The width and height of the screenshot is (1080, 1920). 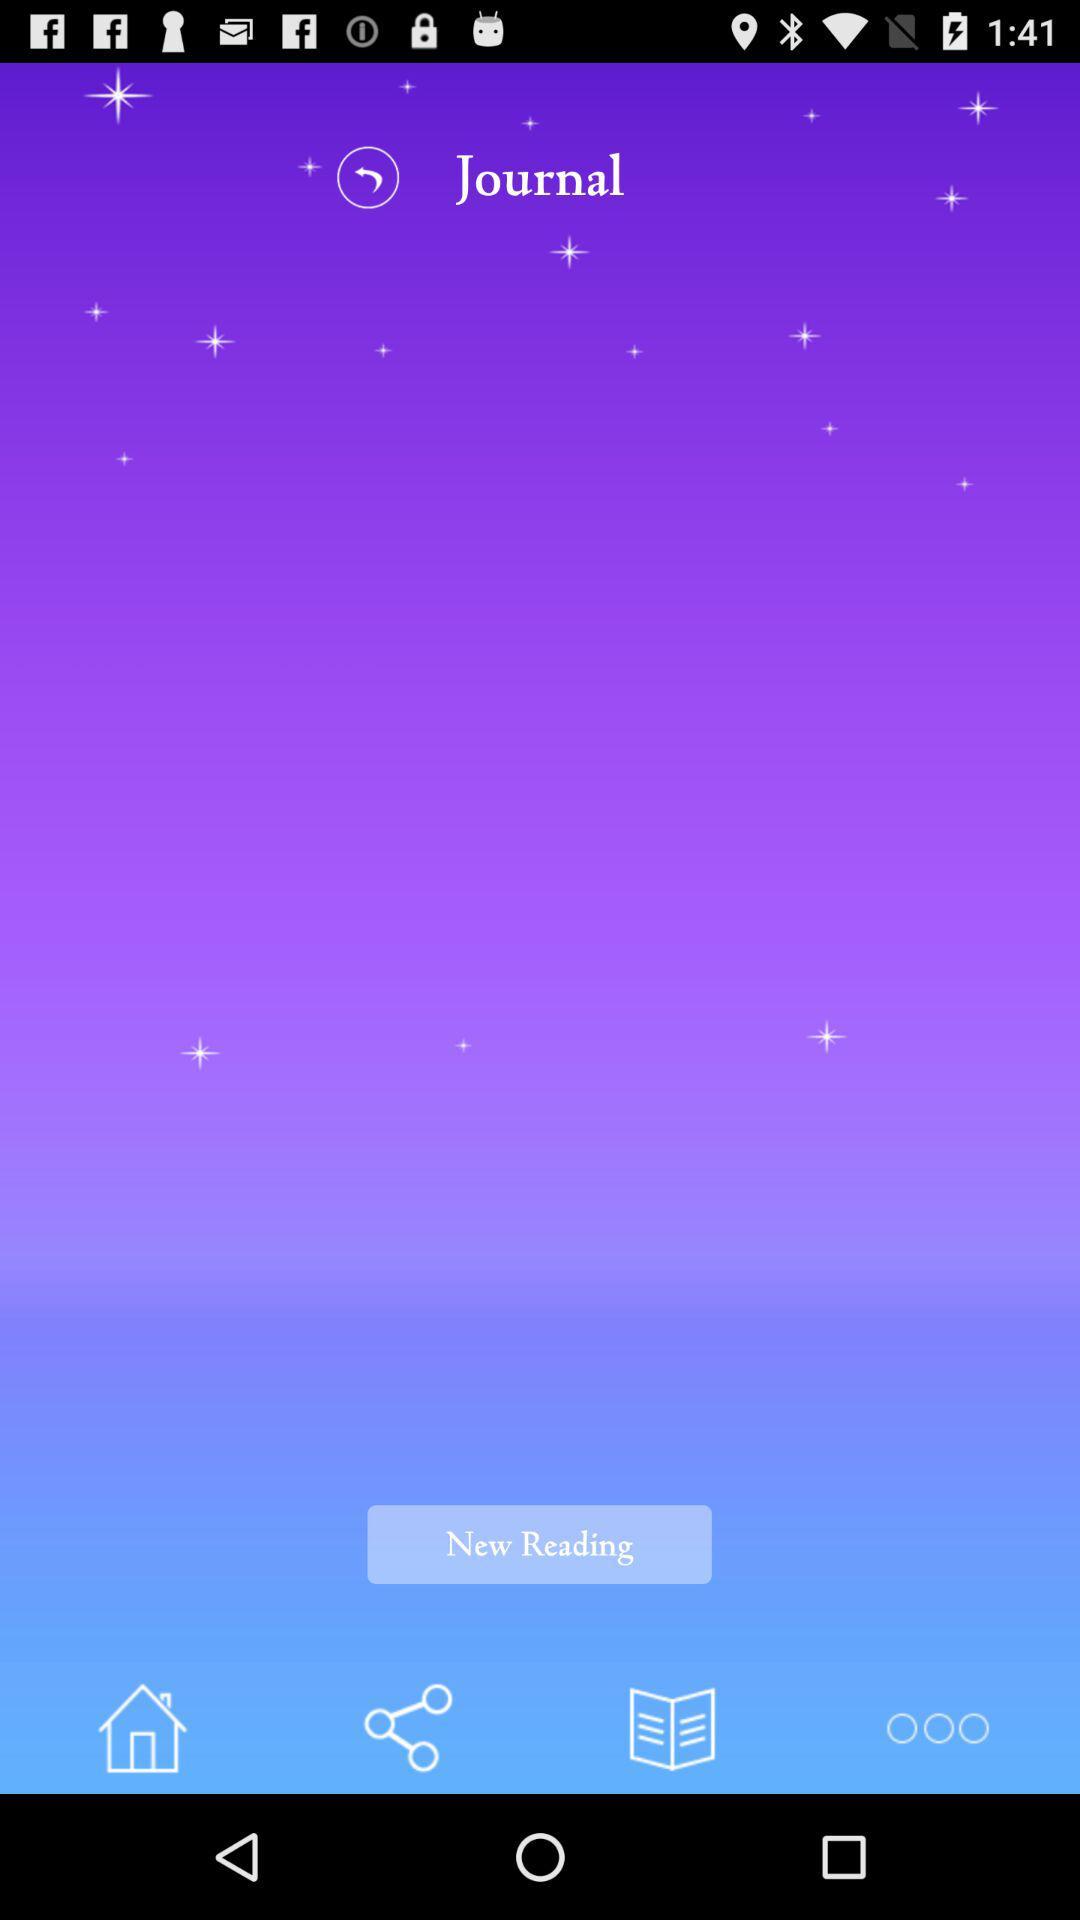 What do you see at coordinates (937, 1727) in the screenshot?
I see `application option` at bounding box center [937, 1727].